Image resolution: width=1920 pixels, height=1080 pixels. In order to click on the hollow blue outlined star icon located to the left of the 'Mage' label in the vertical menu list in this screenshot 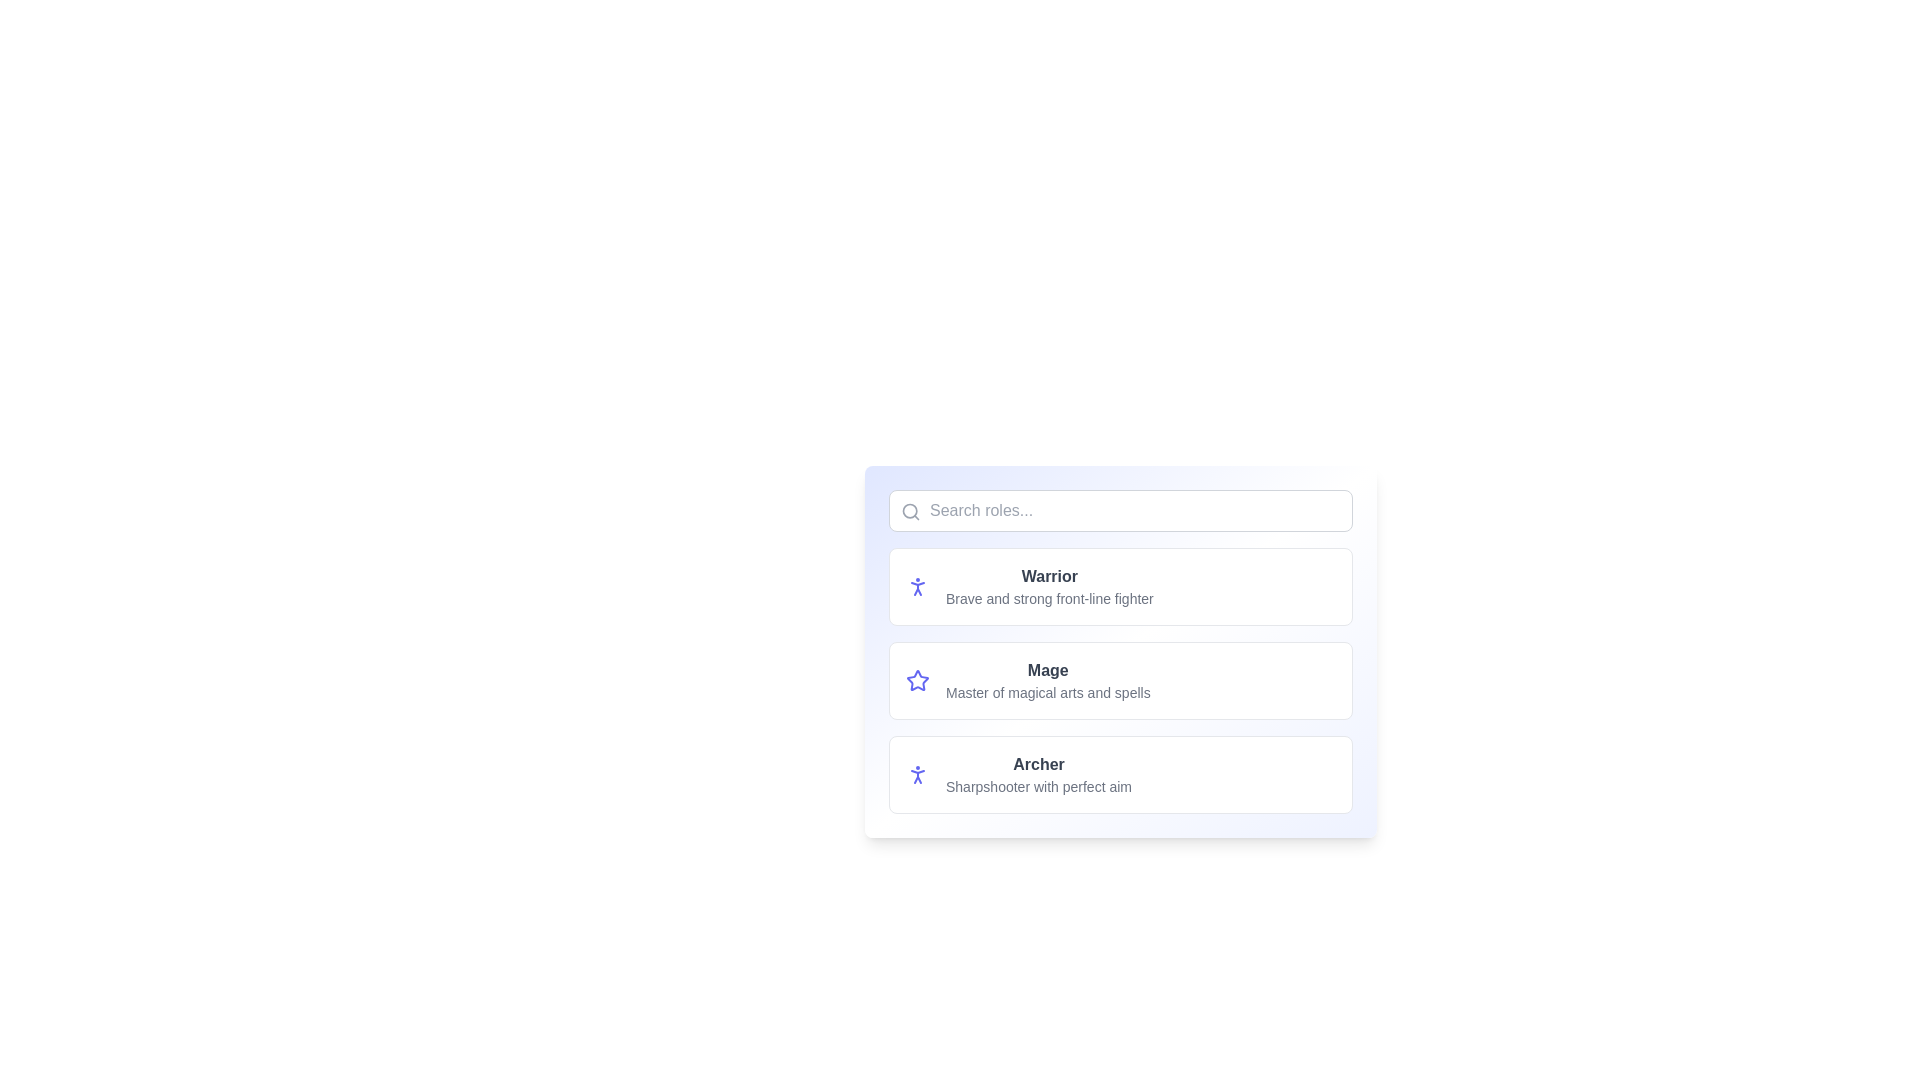, I will do `click(916, 679)`.